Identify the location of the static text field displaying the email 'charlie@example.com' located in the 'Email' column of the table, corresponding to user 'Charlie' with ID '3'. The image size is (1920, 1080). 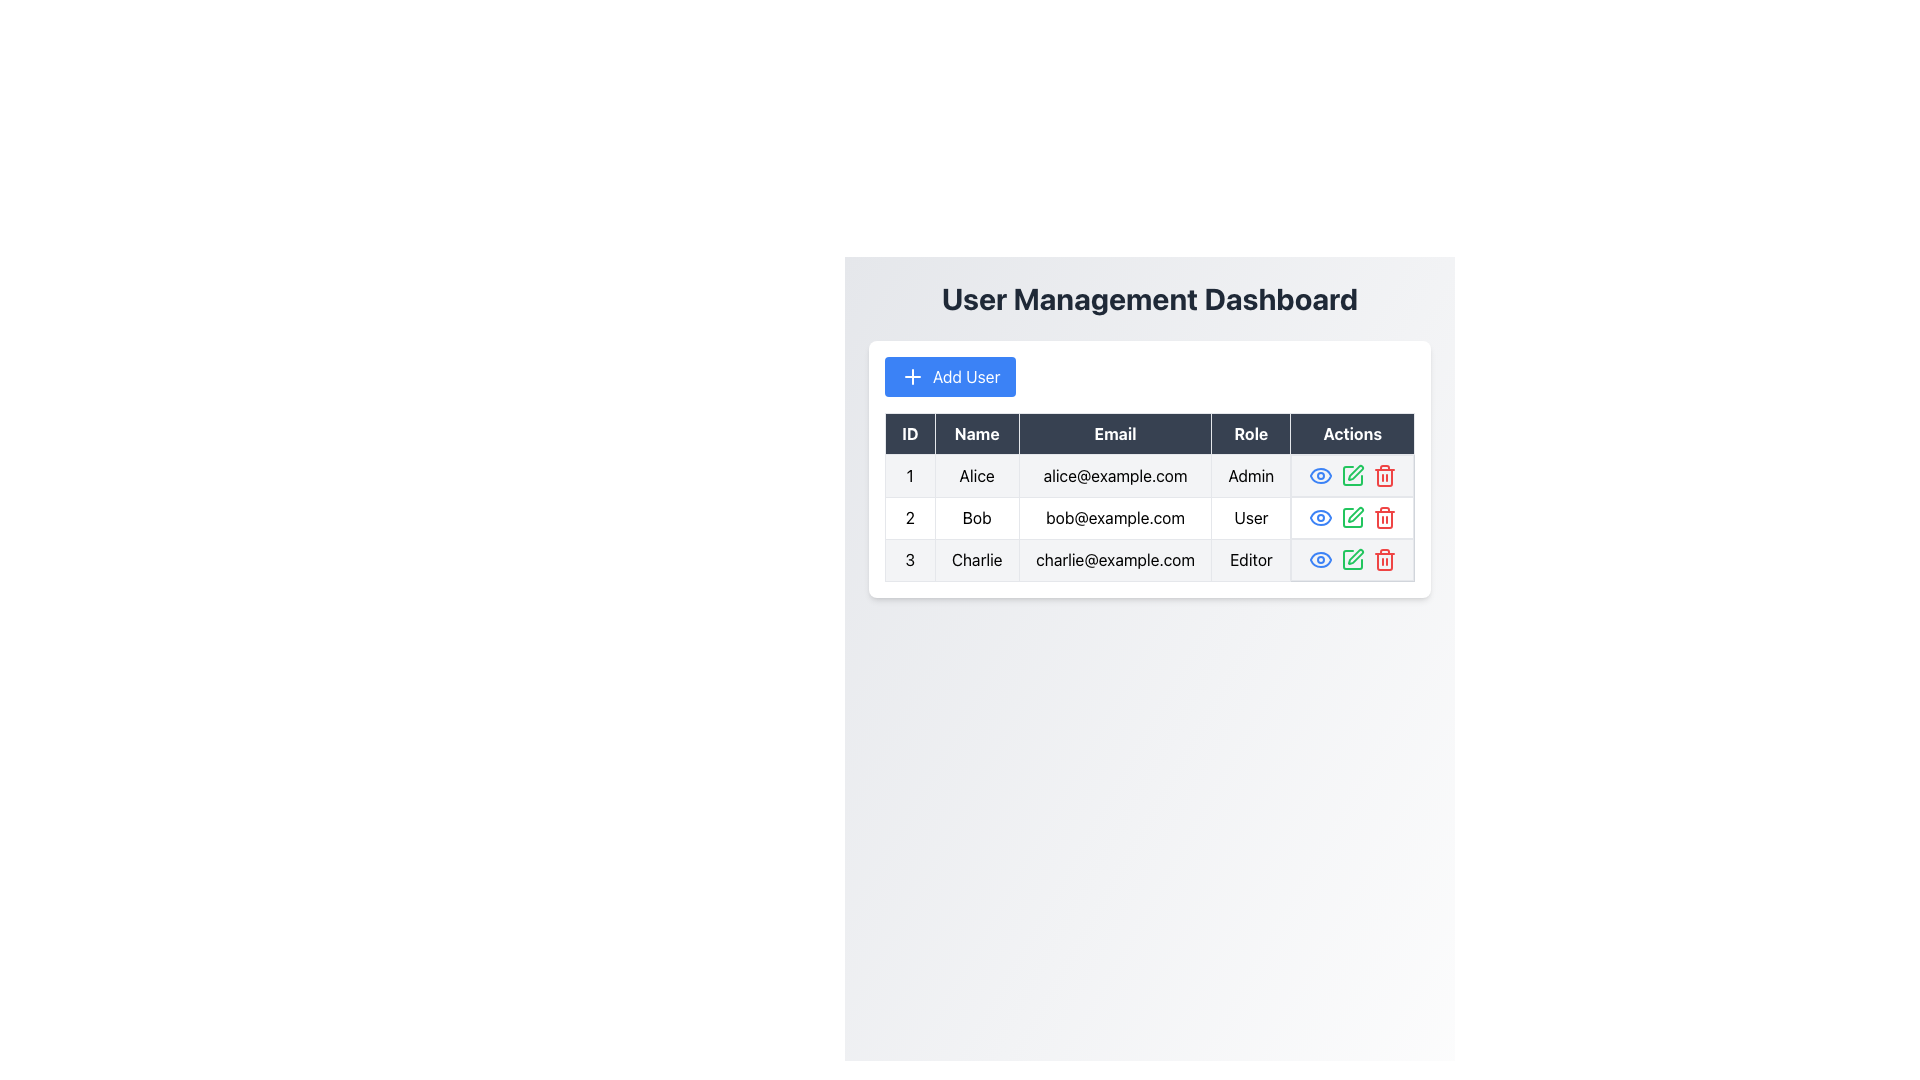
(1114, 560).